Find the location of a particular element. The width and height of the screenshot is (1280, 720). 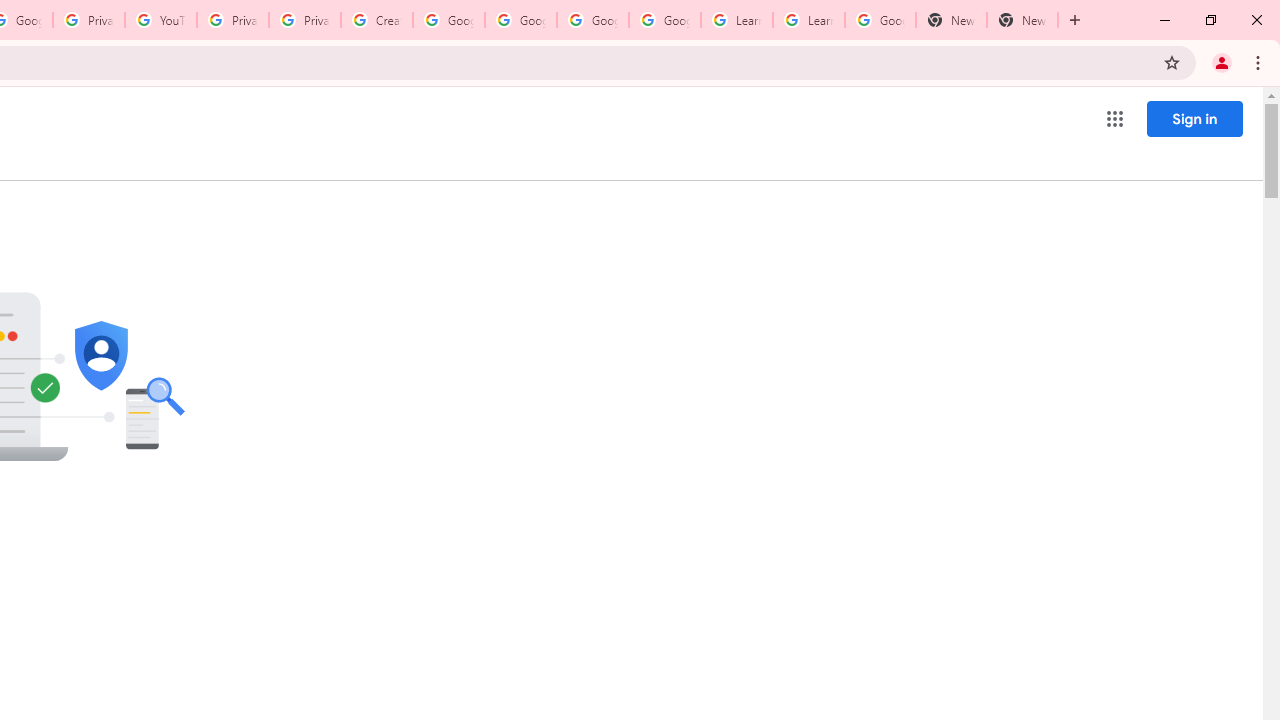

'Google Account' is located at coordinates (880, 20).